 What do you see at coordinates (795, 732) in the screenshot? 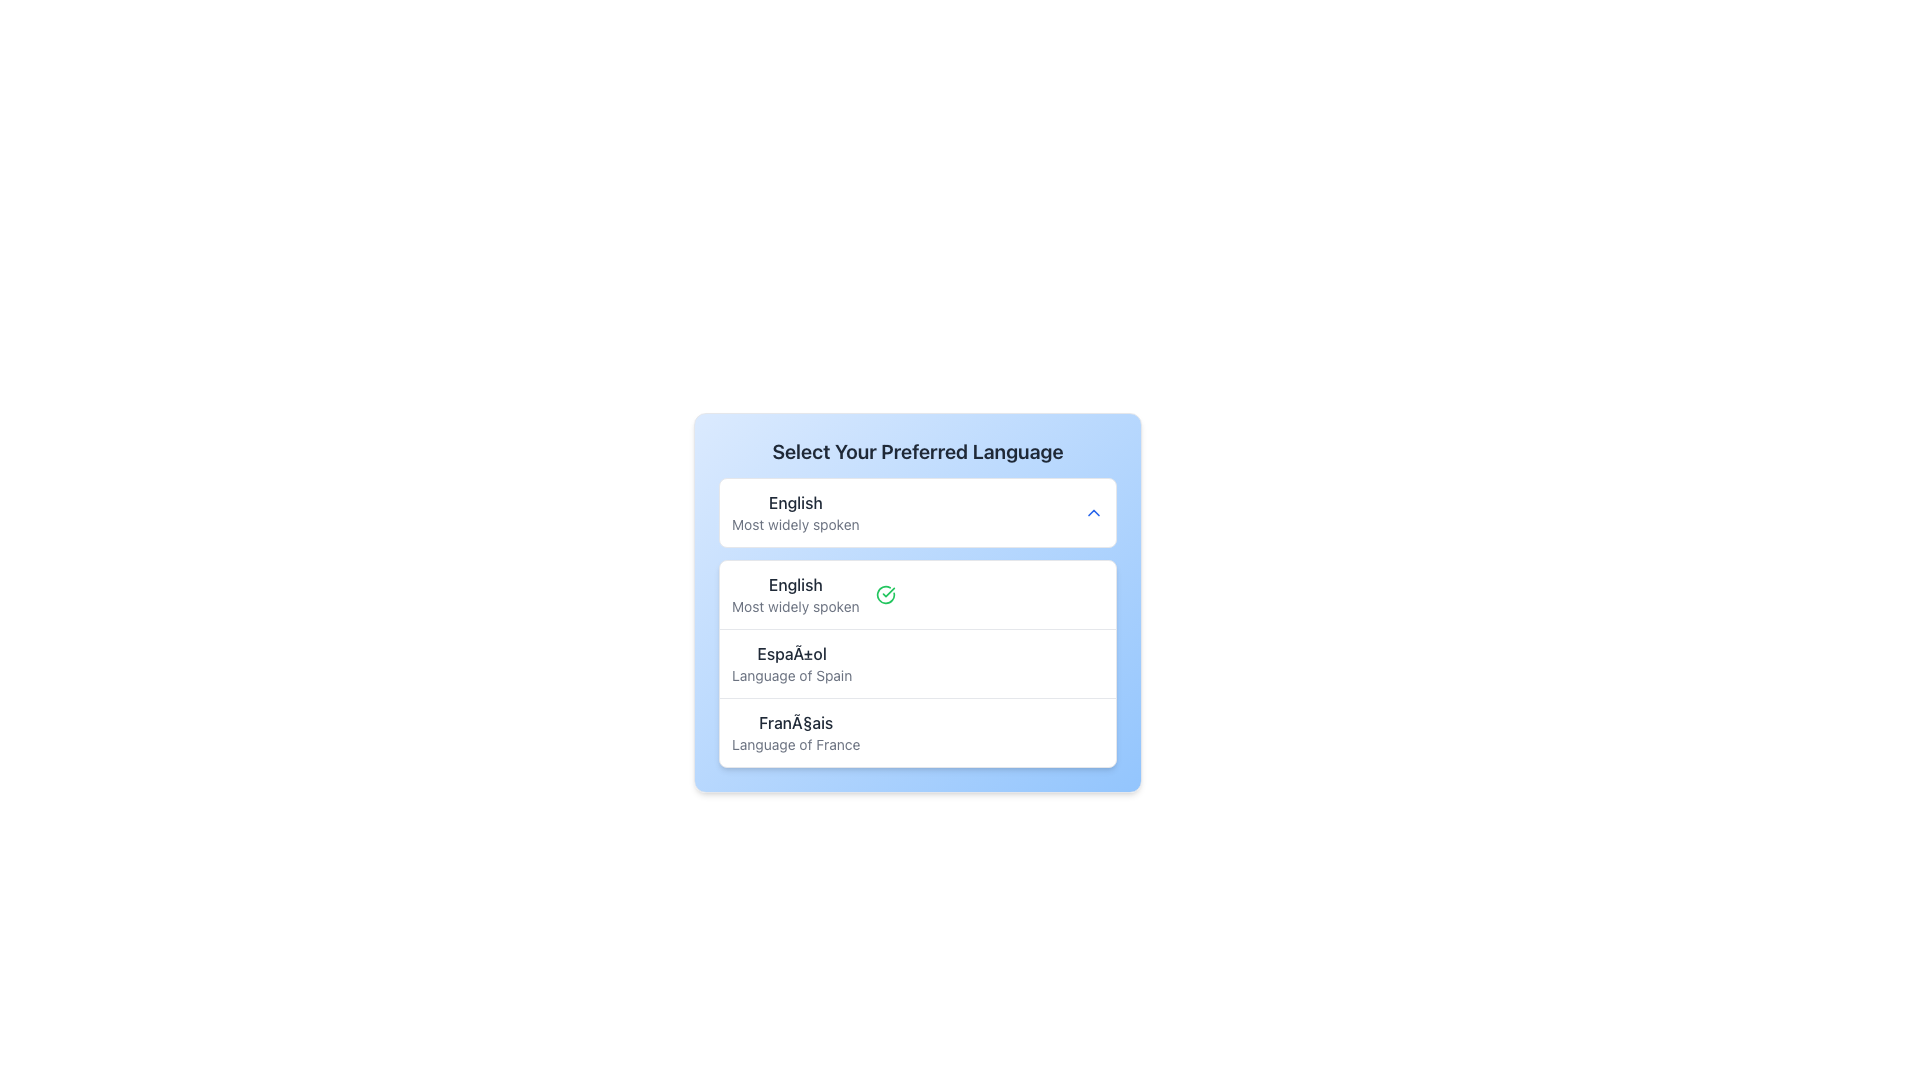
I see `the language option labeled 'Français' in the dropdown menu` at bounding box center [795, 732].